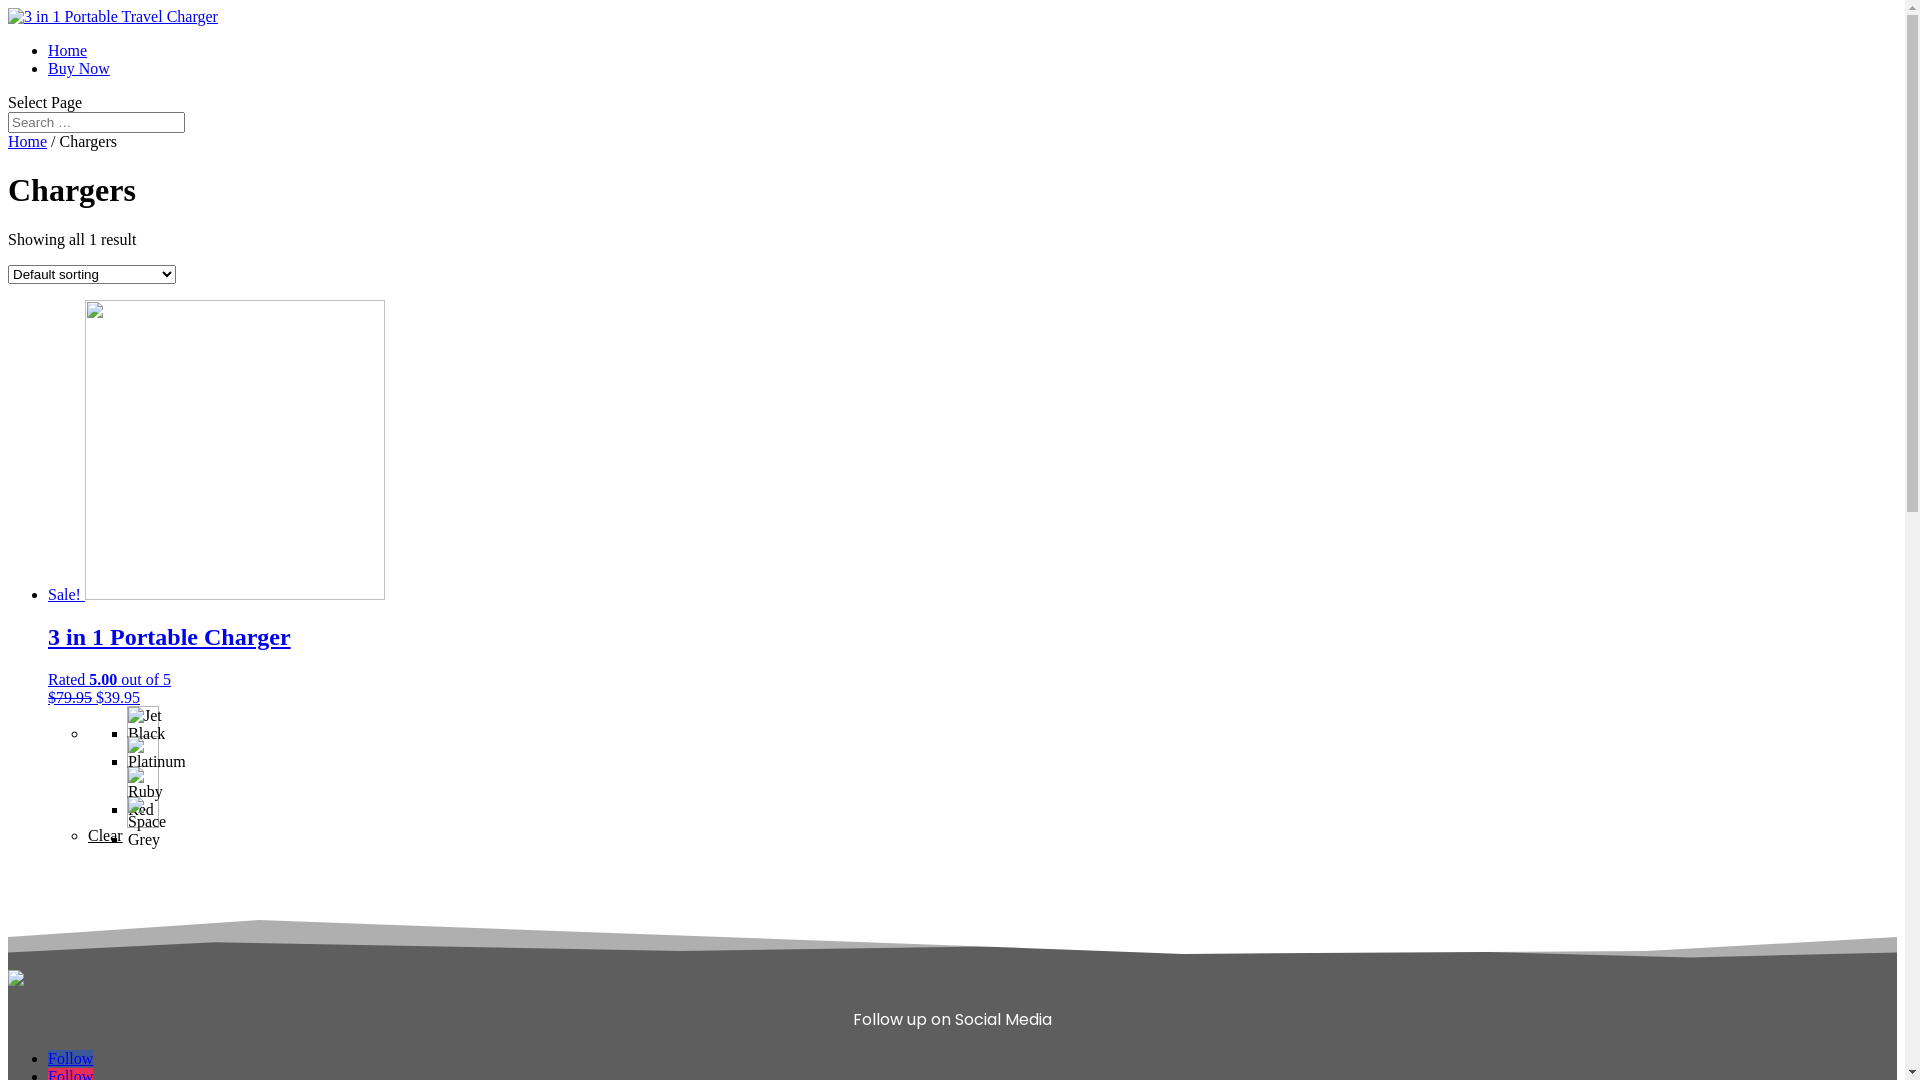 Image resolution: width=1920 pixels, height=1080 pixels. What do you see at coordinates (70, 1057) in the screenshot?
I see `'Follow'` at bounding box center [70, 1057].